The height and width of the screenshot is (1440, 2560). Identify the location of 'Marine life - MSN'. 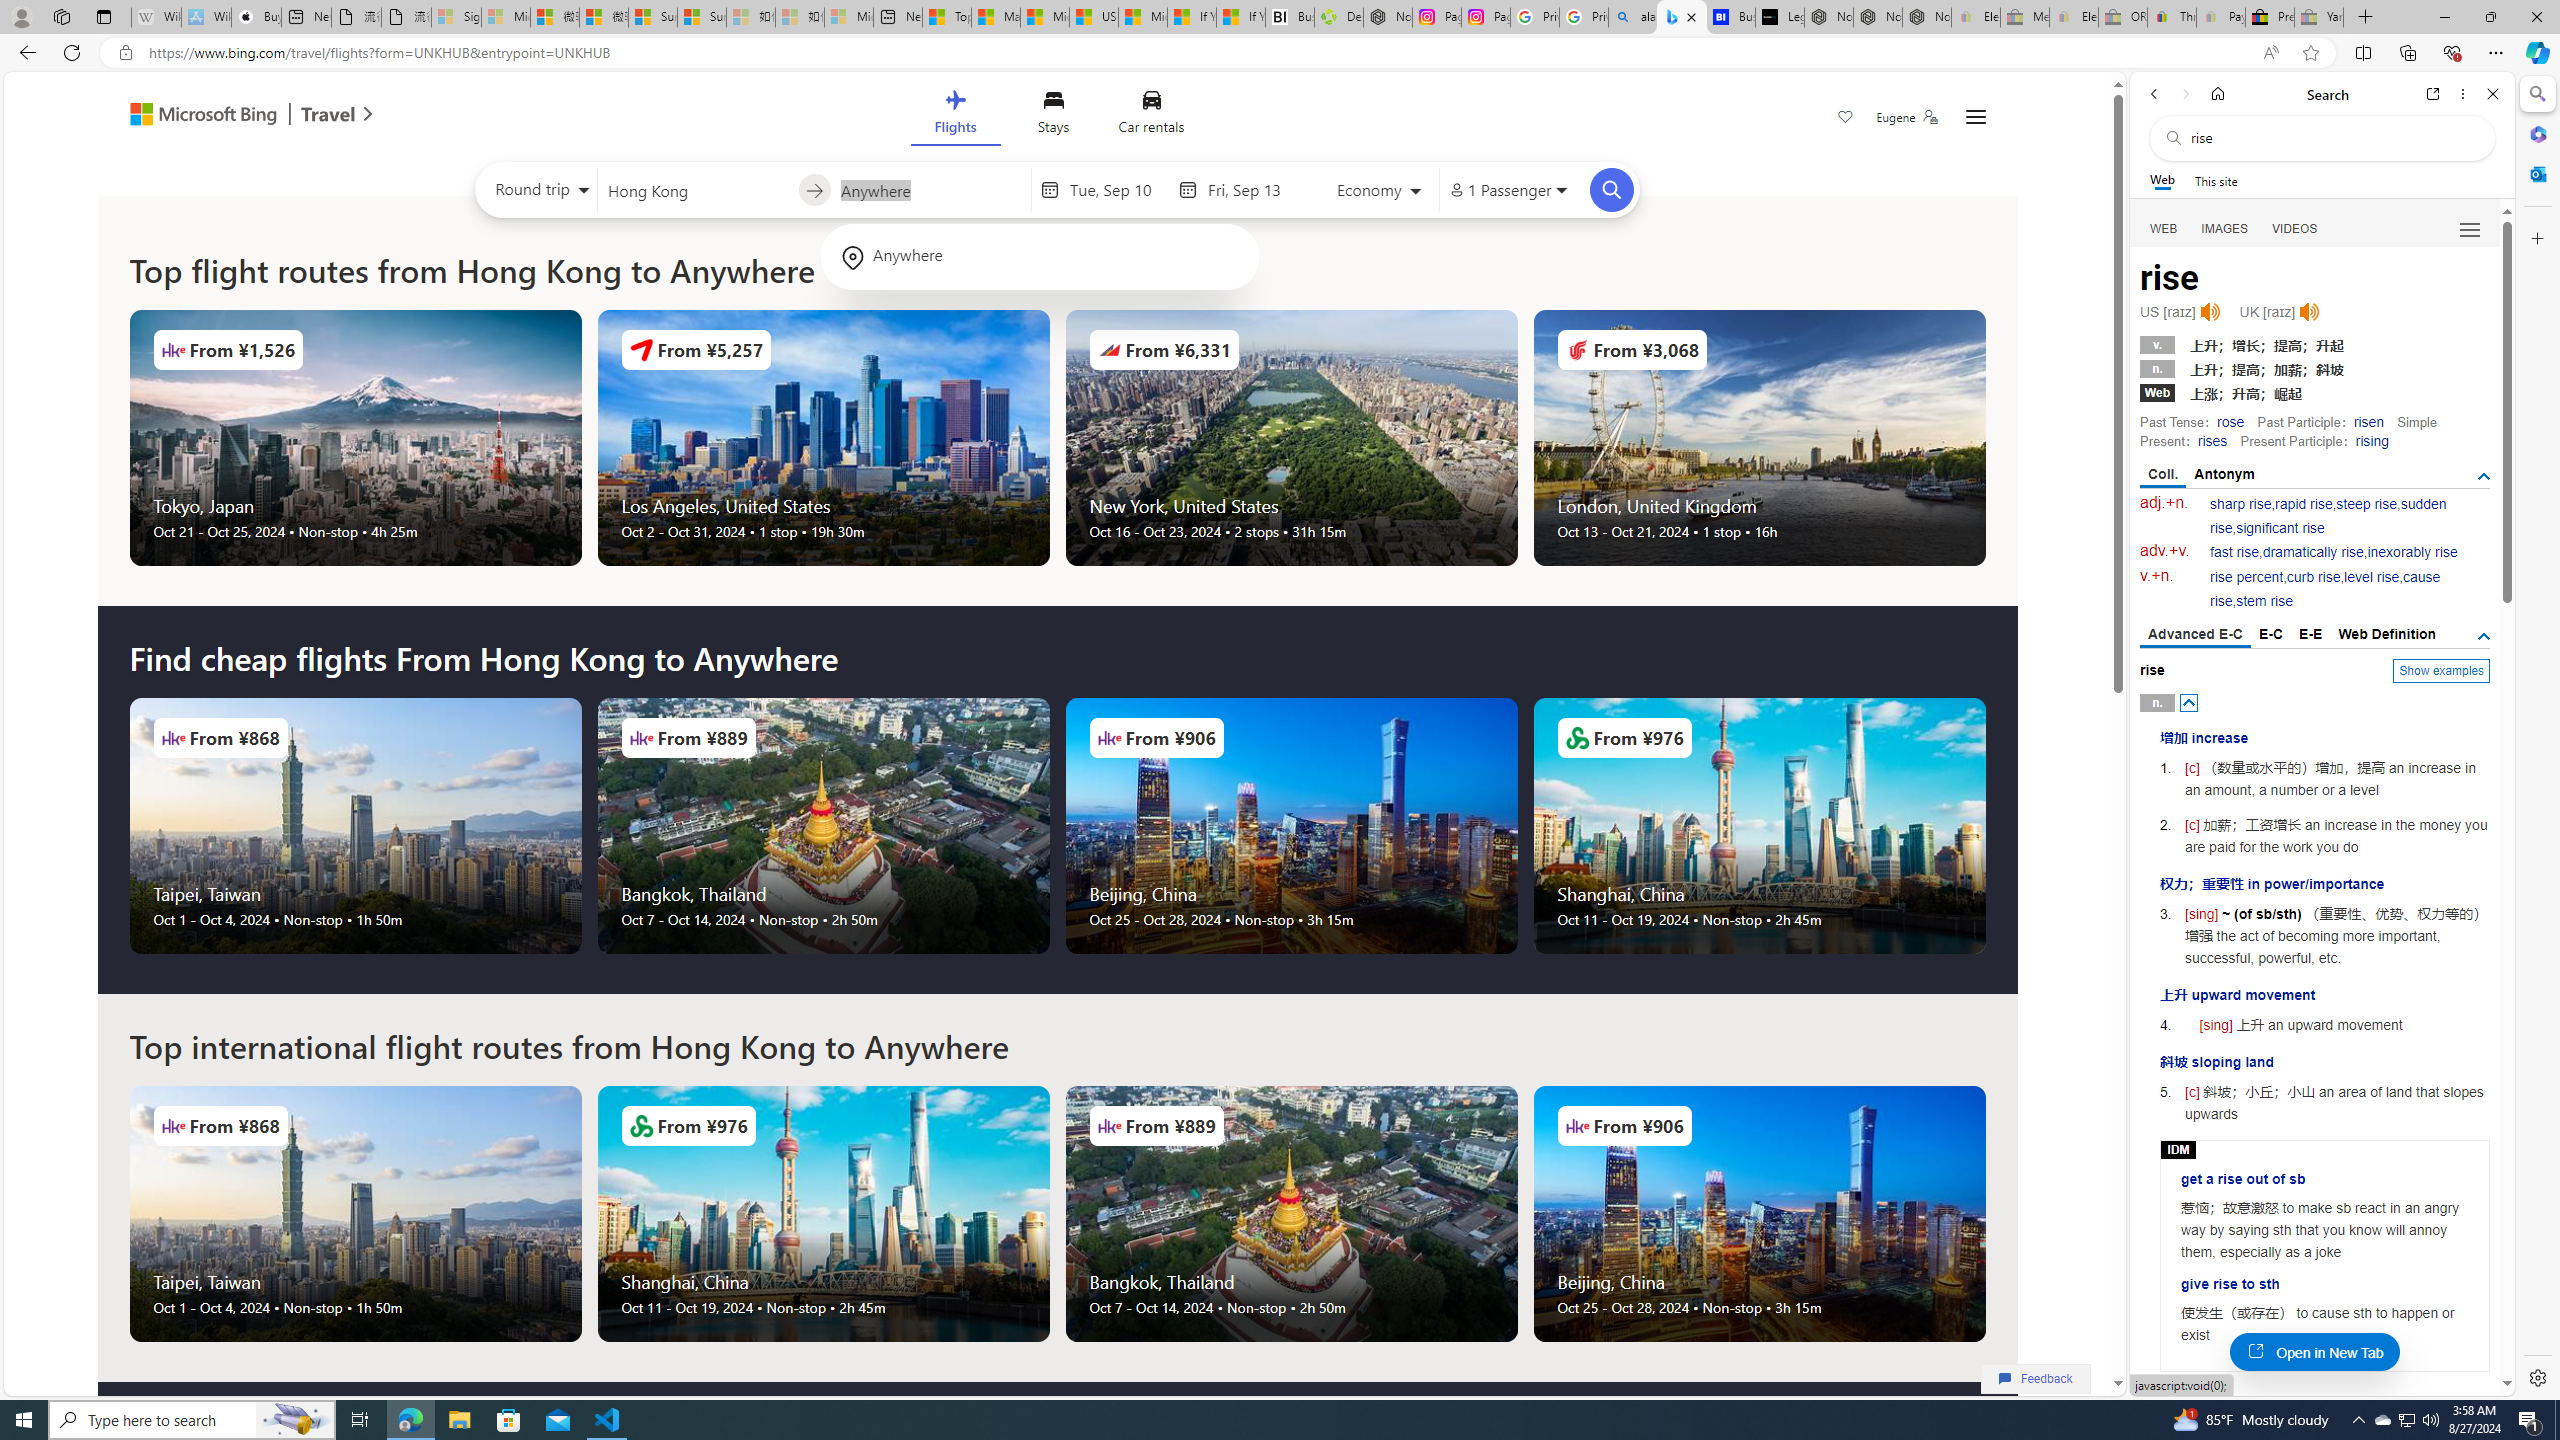
(994, 16).